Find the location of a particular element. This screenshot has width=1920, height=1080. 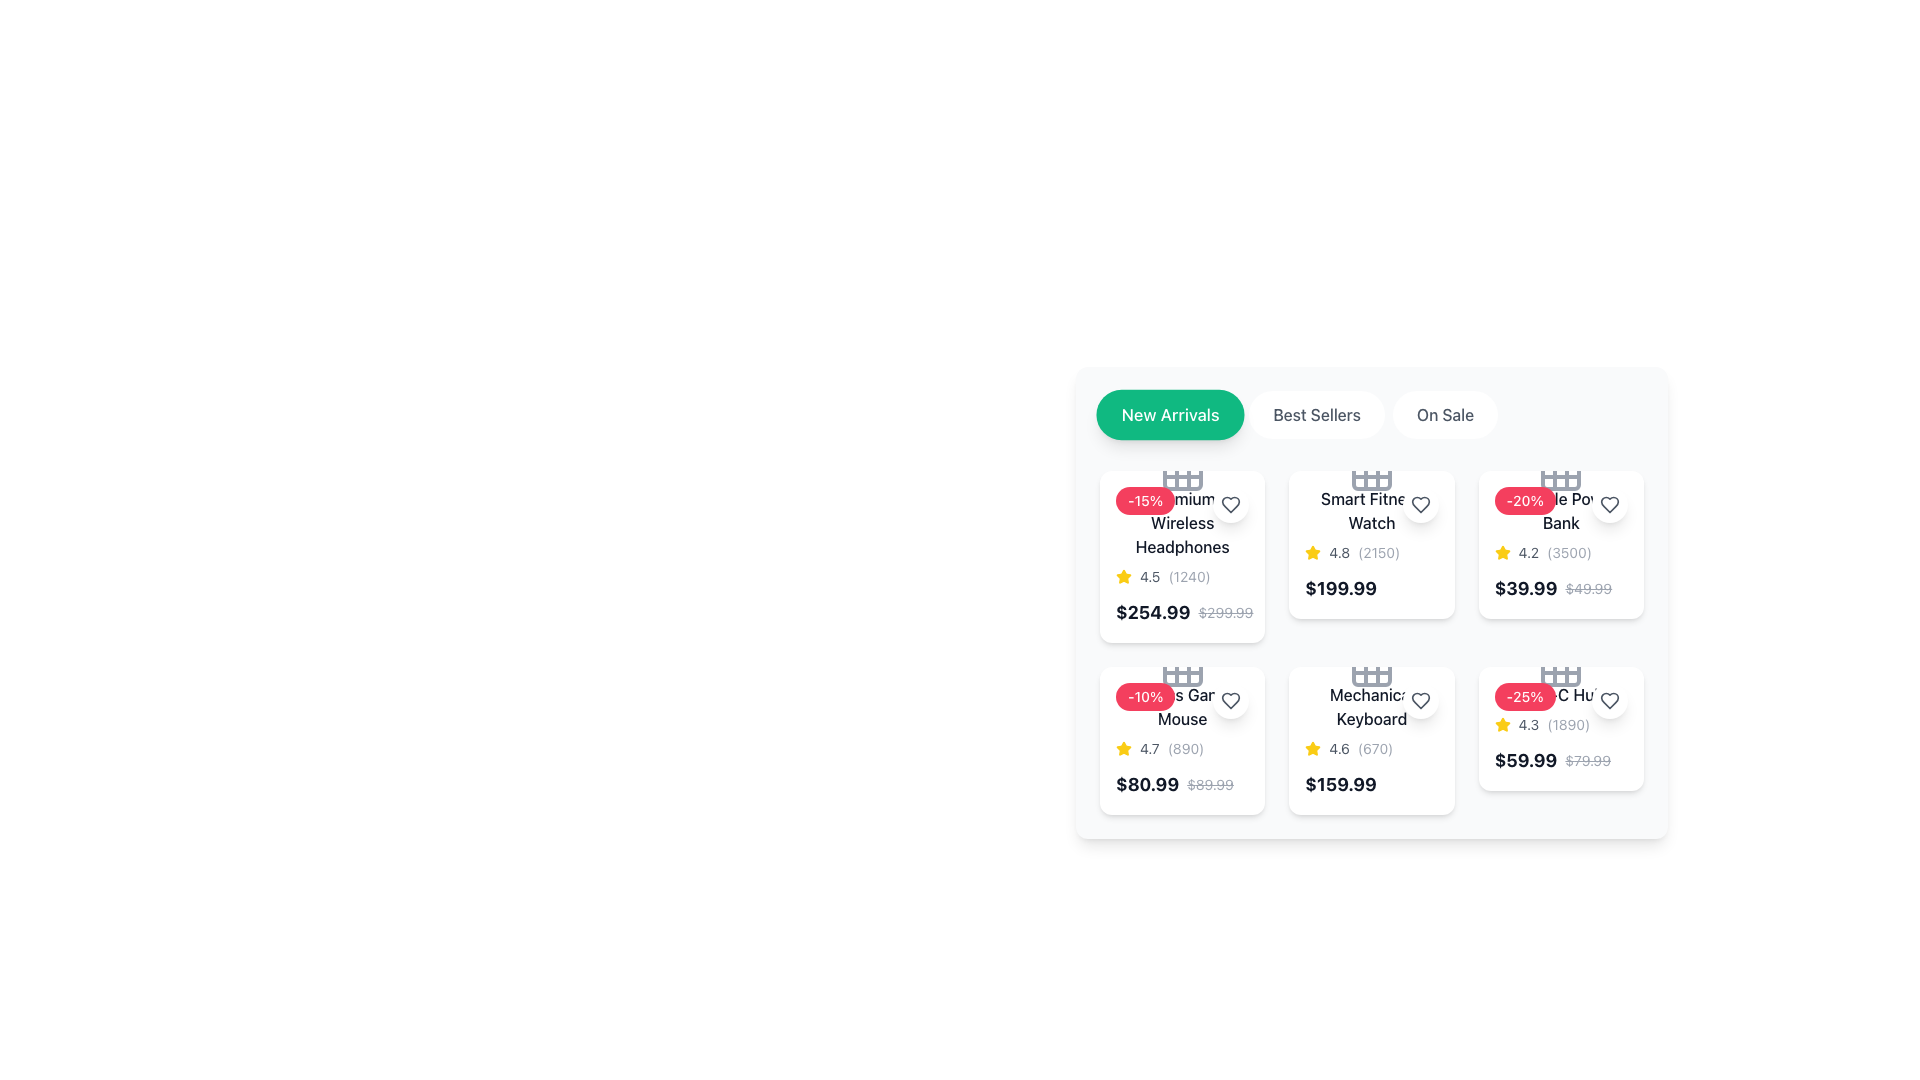

the heart icon button styled as an outline in dark gray against a white circular background is located at coordinates (1419, 504).